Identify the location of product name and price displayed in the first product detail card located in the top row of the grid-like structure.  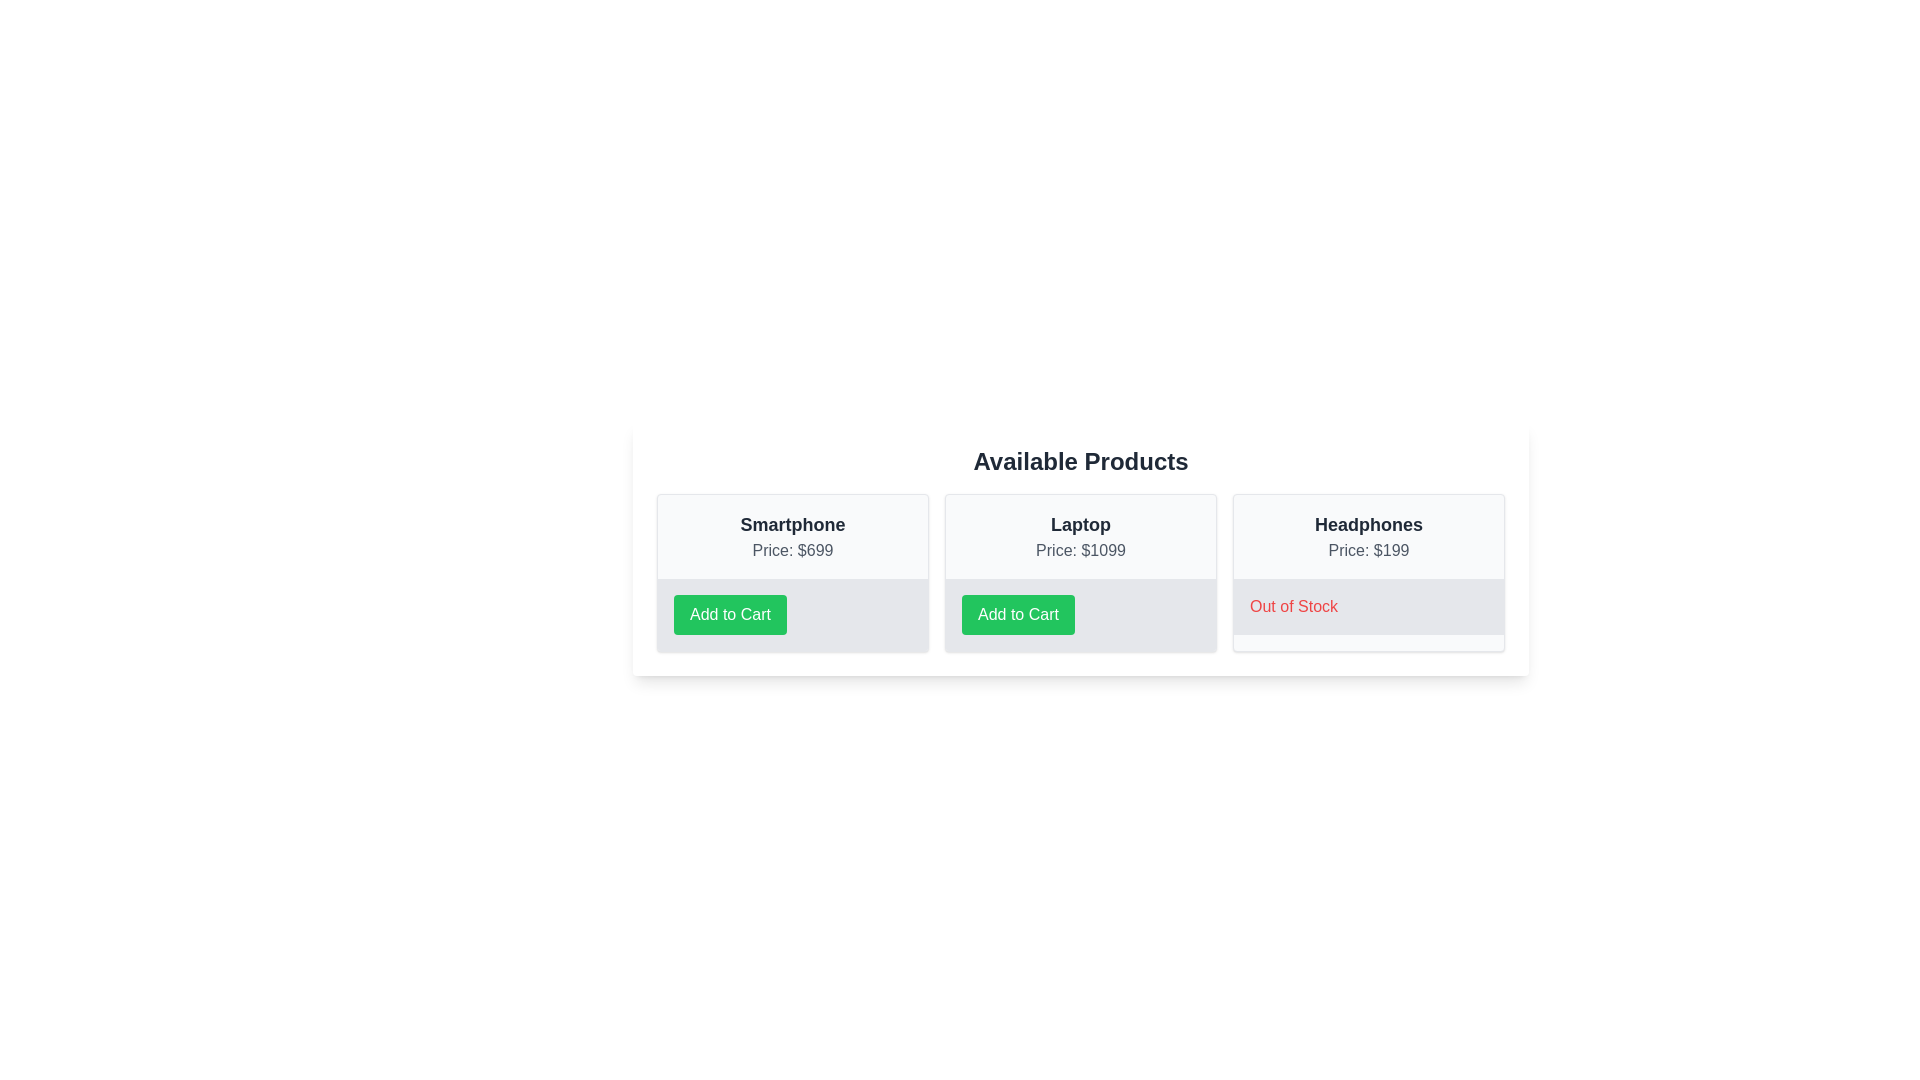
(791, 535).